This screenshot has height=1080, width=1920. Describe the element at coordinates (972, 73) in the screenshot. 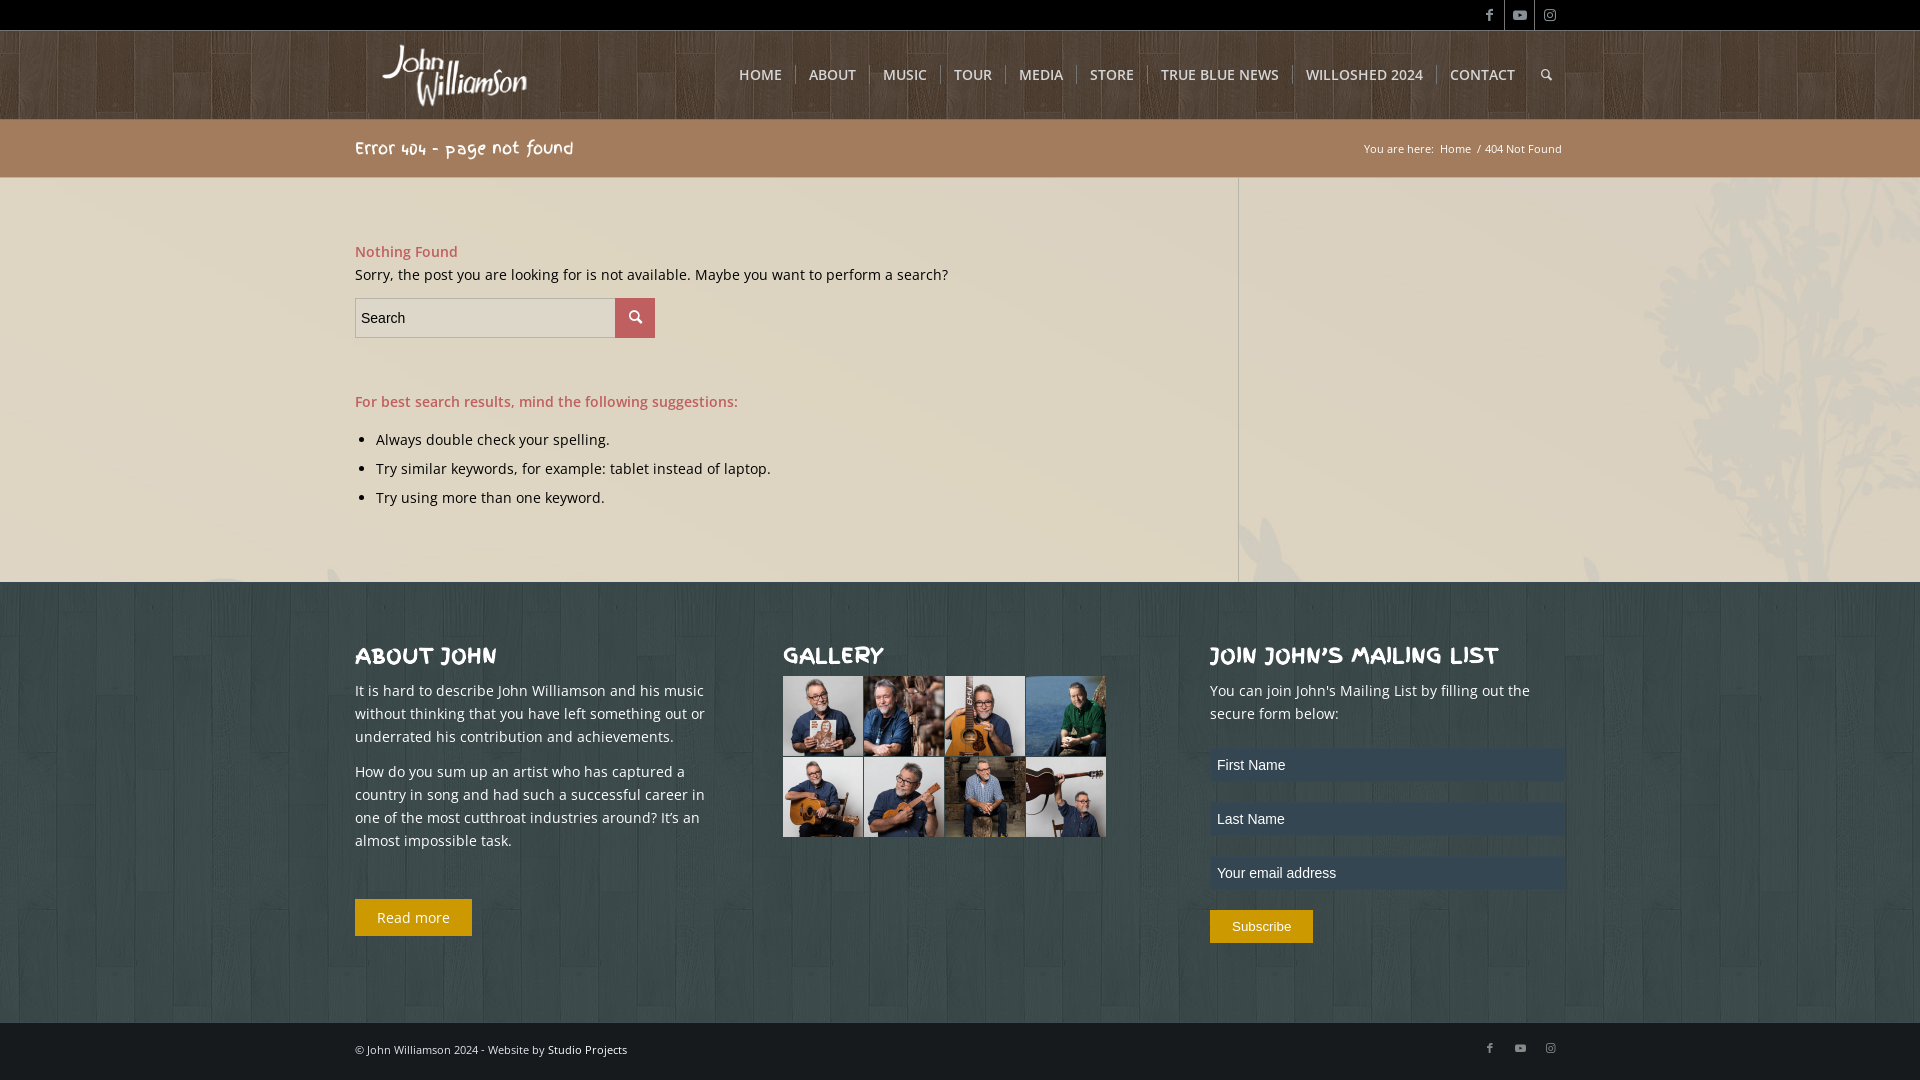

I see `'TOUR'` at that location.